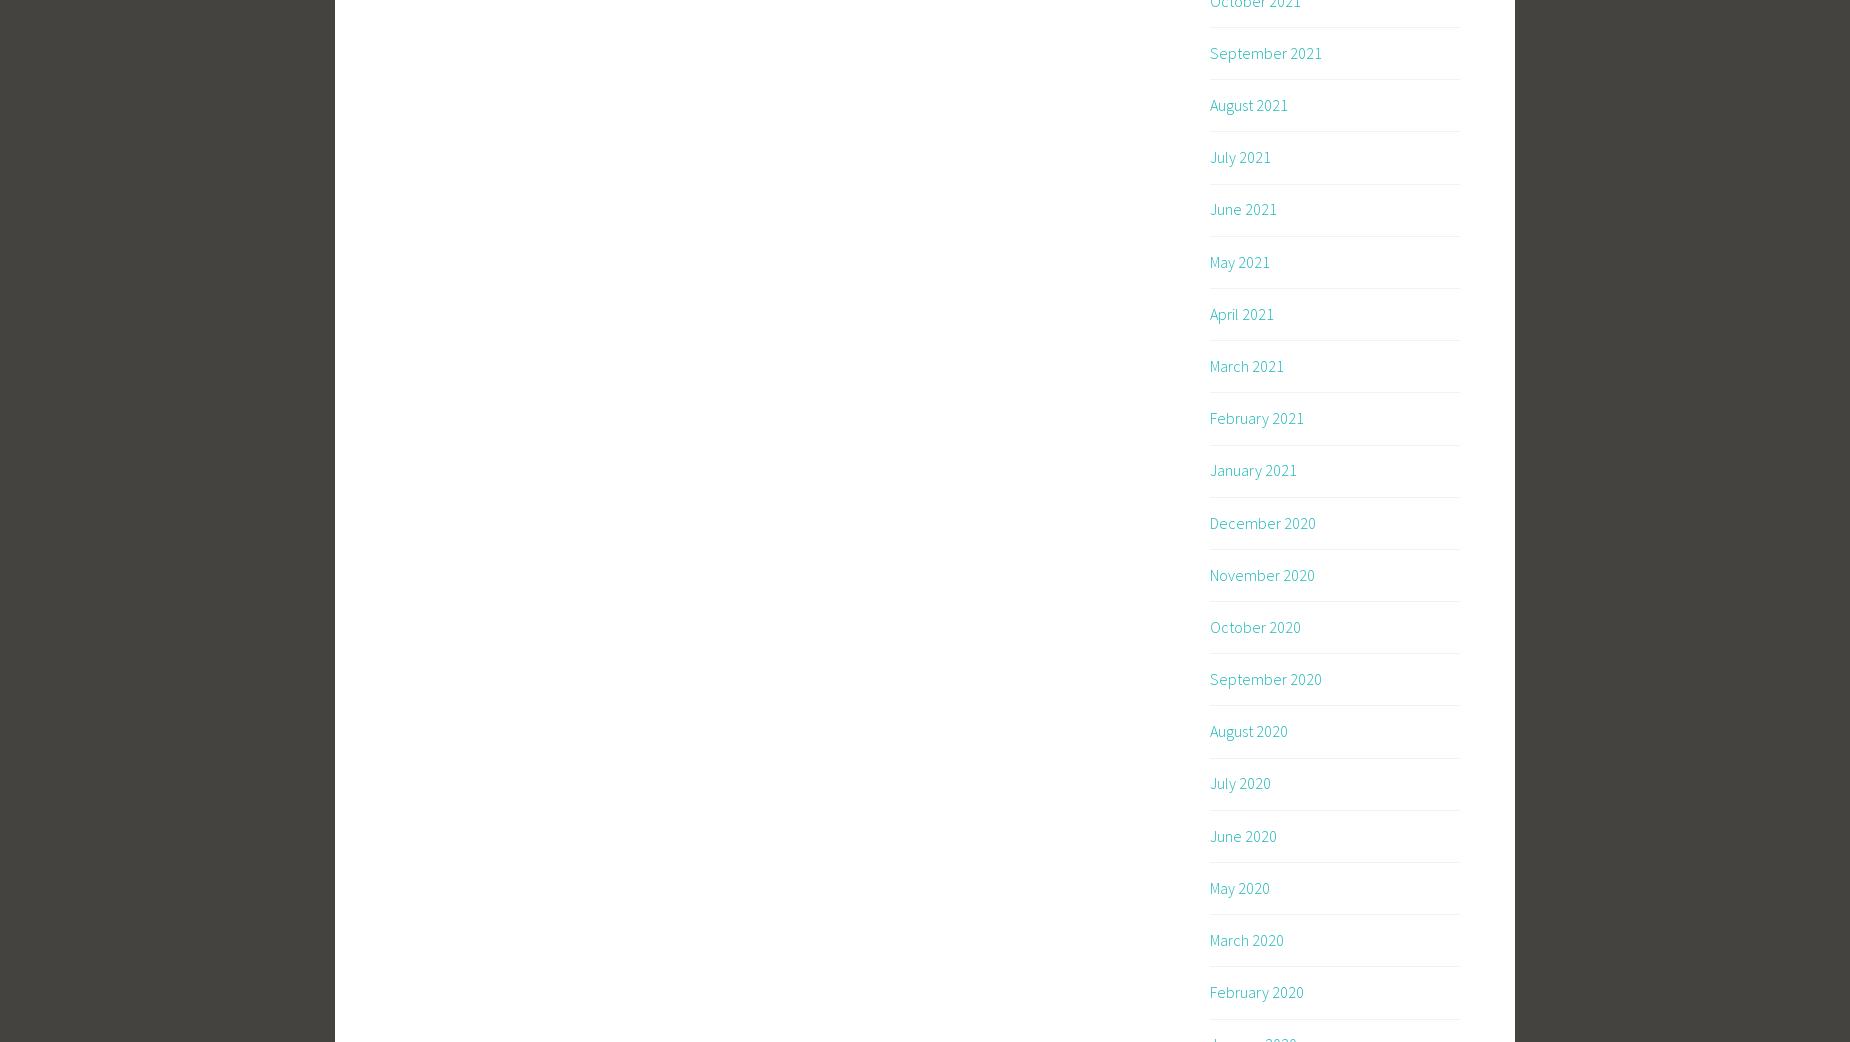 The width and height of the screenshot is (1850, 1042). What do you see at coordinates (1247, 105) in the screenshot?
I see `'August 2021'` at bounding box center [1247, 105].